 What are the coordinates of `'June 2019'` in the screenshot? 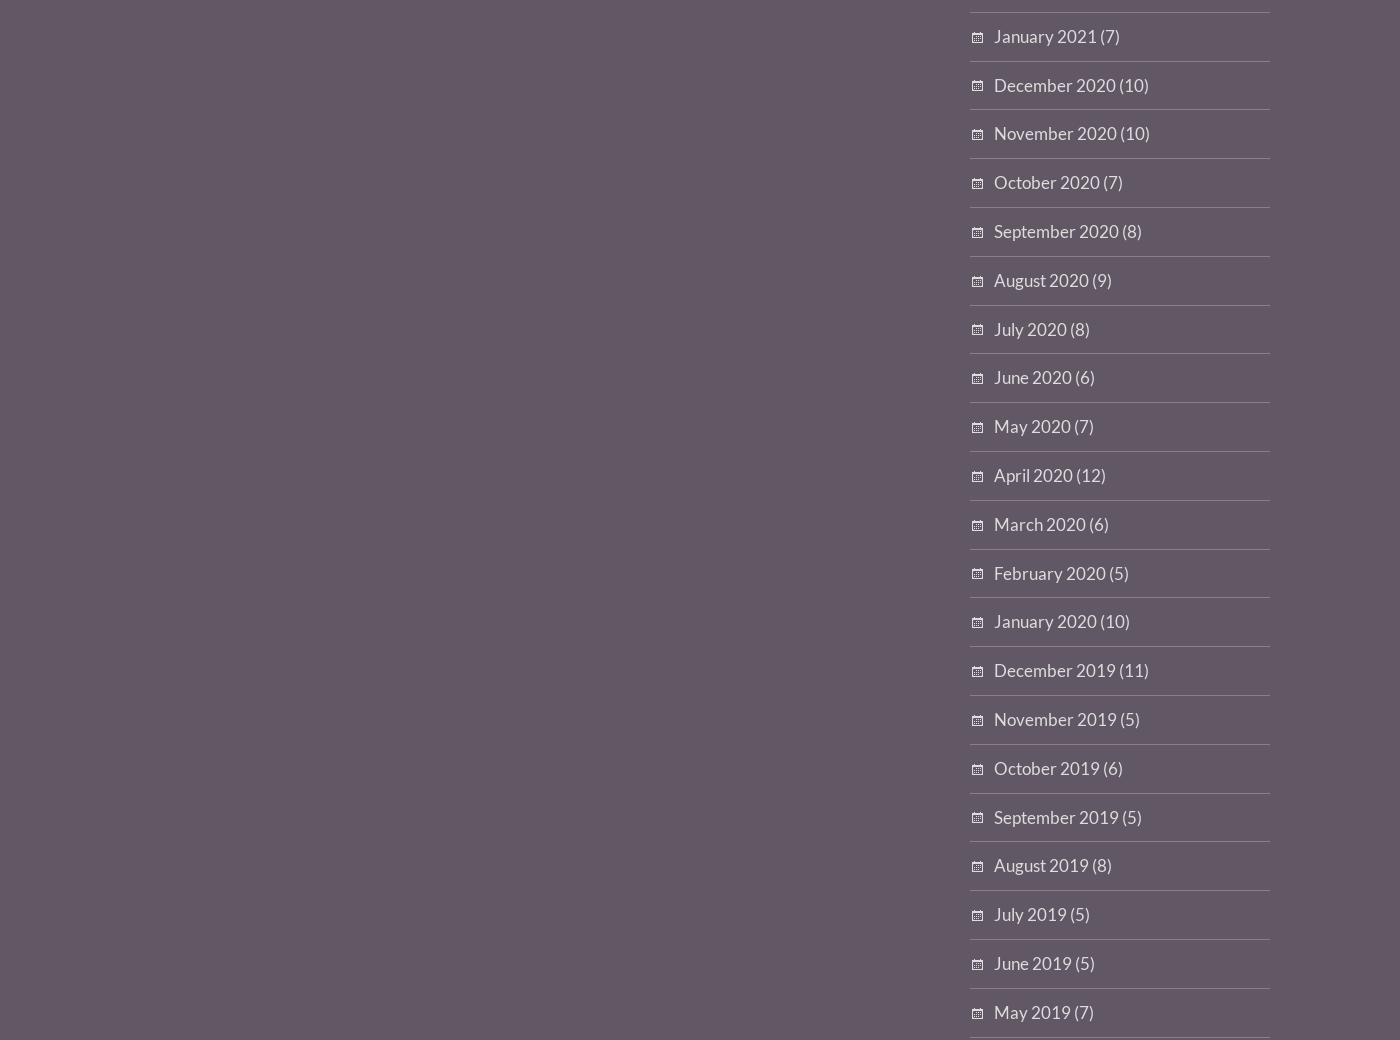 It's located at (1033, 963).